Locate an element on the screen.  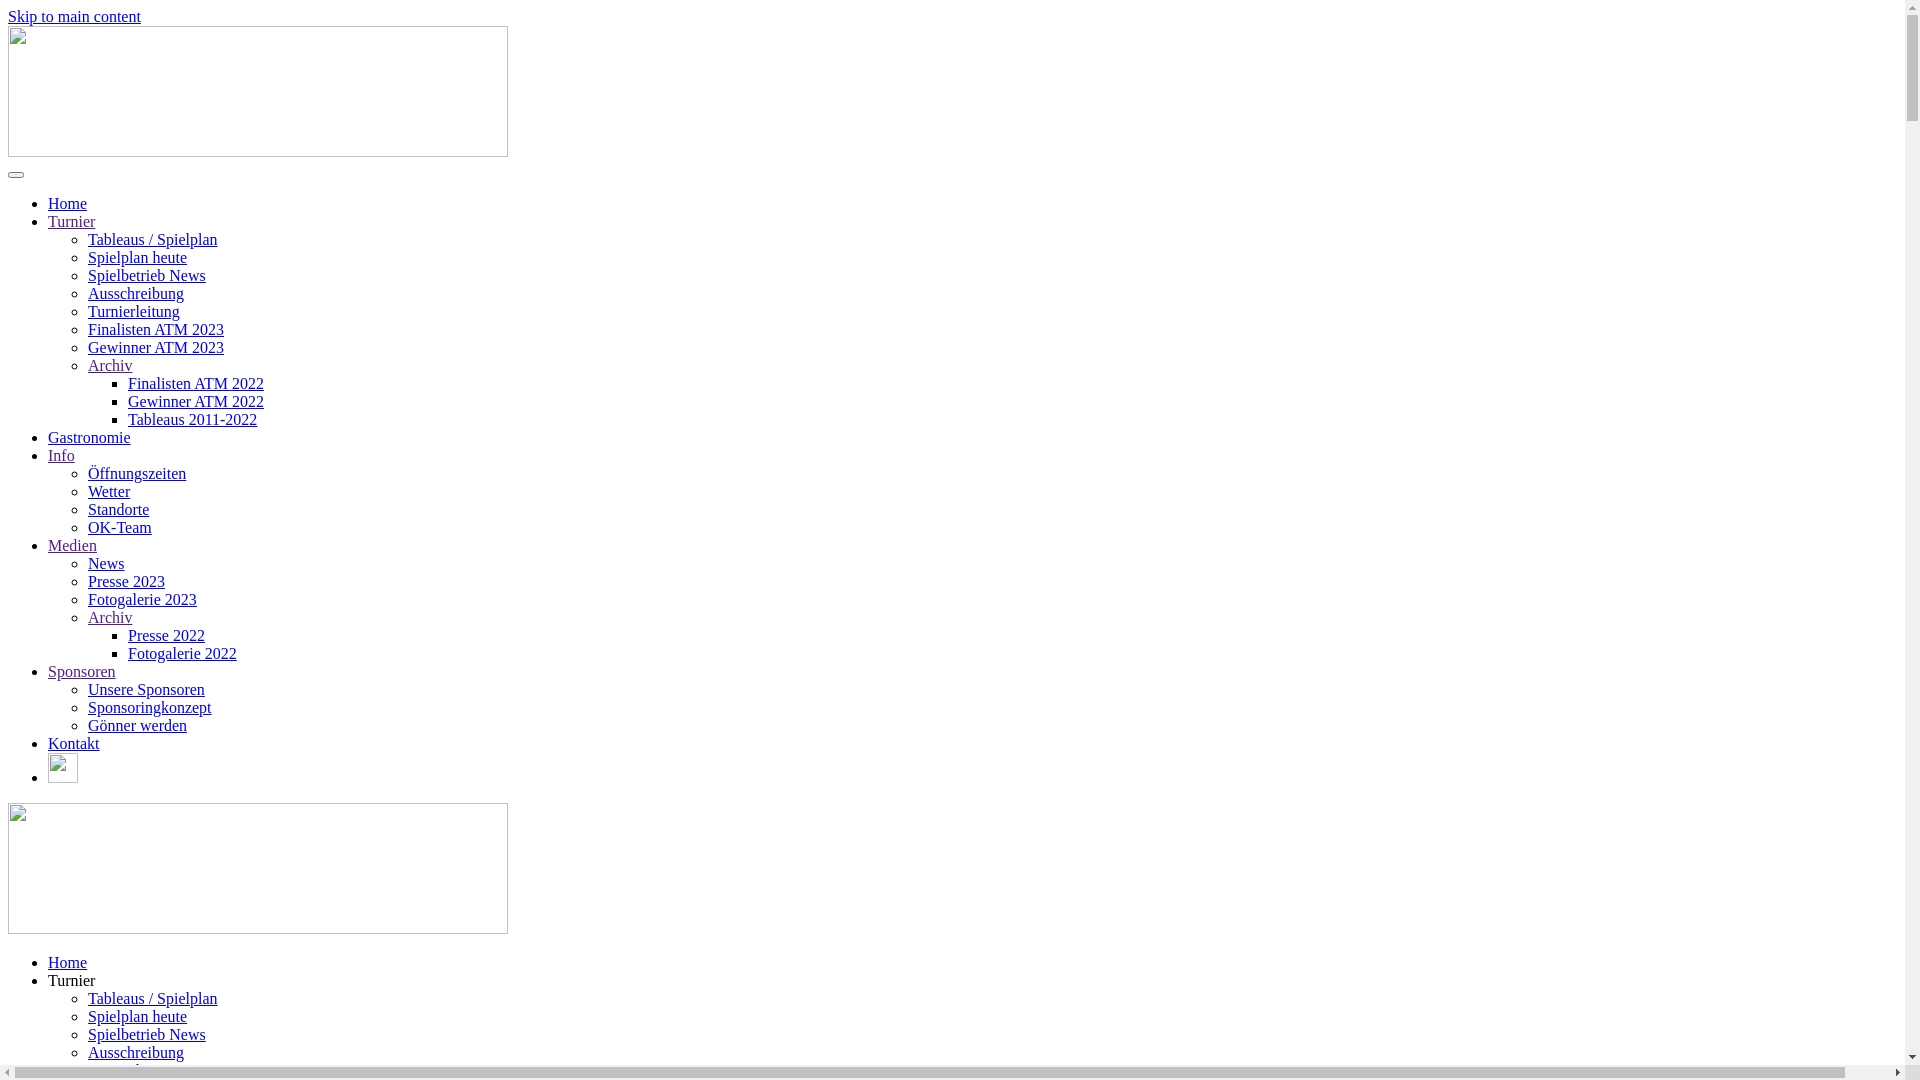
'Turnier' is located at coordinates (71, 979).